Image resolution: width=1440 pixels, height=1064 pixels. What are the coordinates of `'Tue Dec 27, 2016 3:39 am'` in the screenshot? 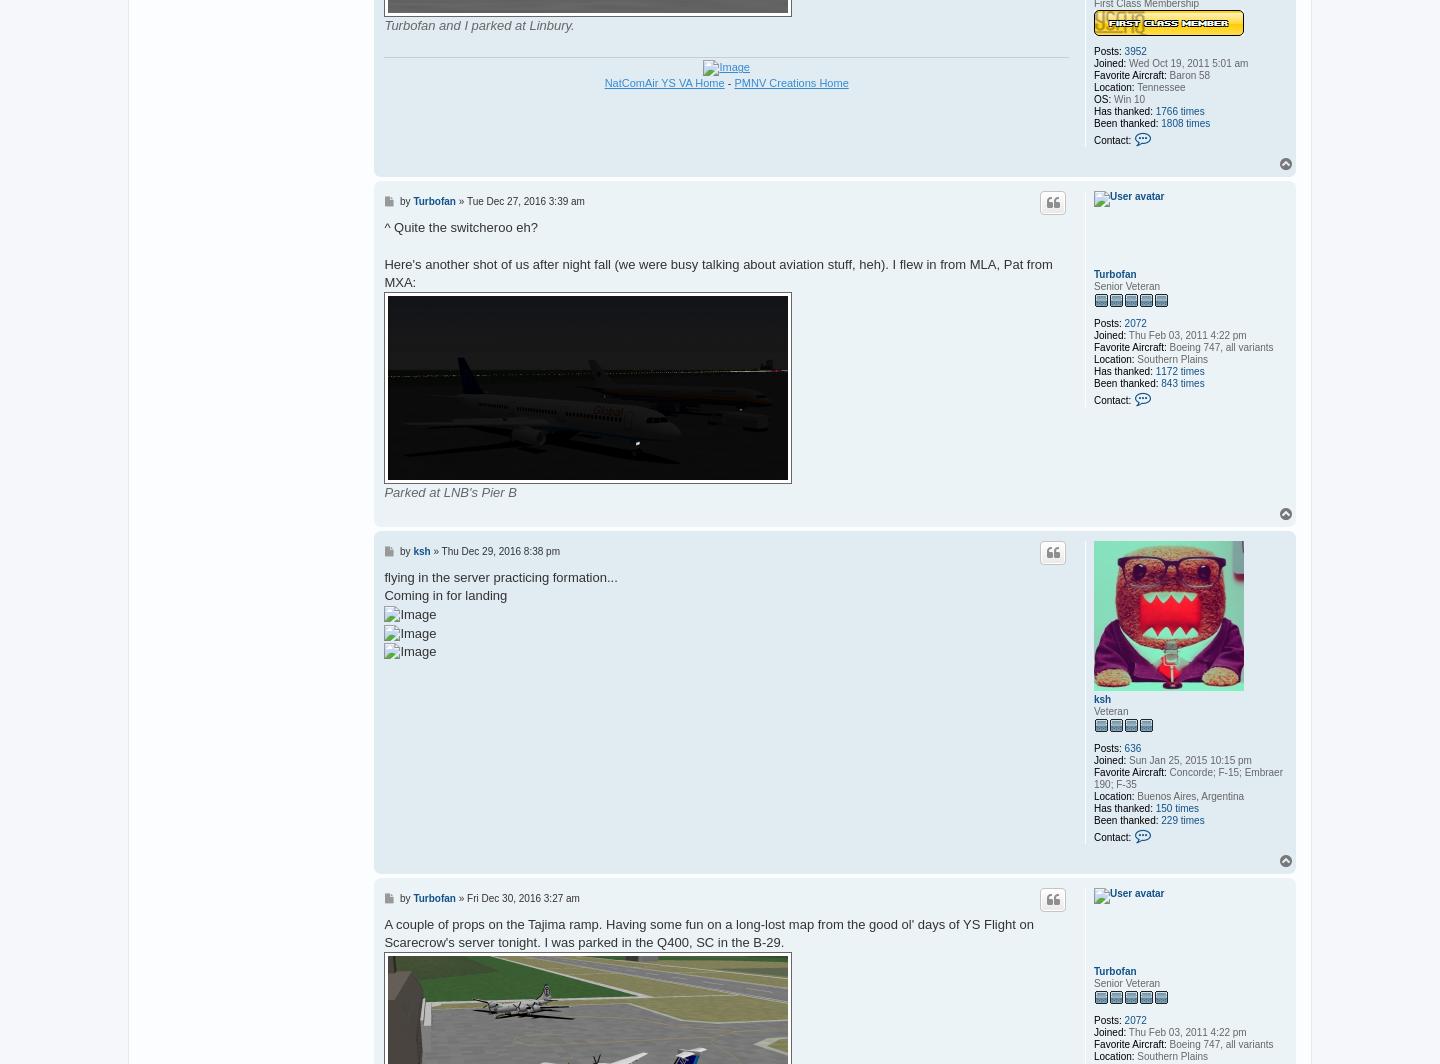 It's located at (524, 201).